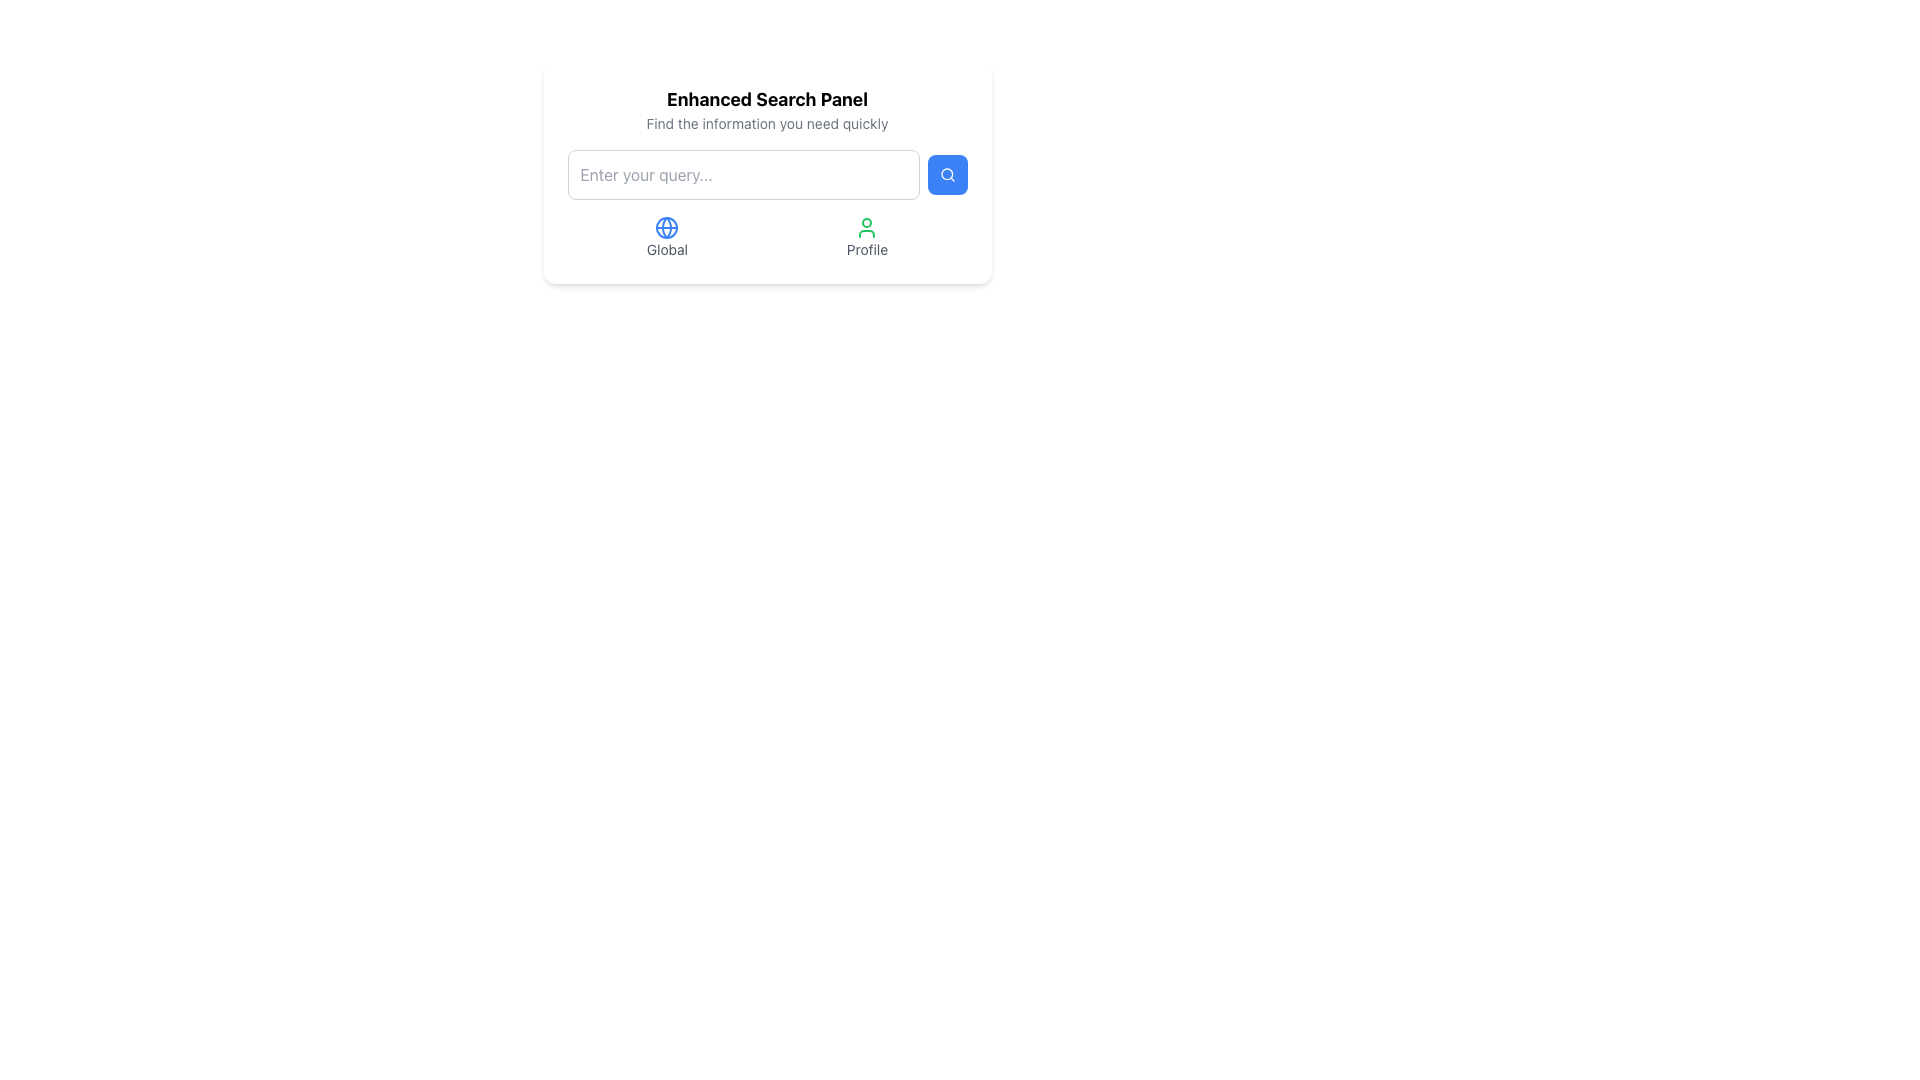 The width and height of the screenshot is (1920, 1080). I want to click on the text label that reads 'Find the information you need quickly' located below the heading 'Enhanced Search Panel', so click(766, 123).